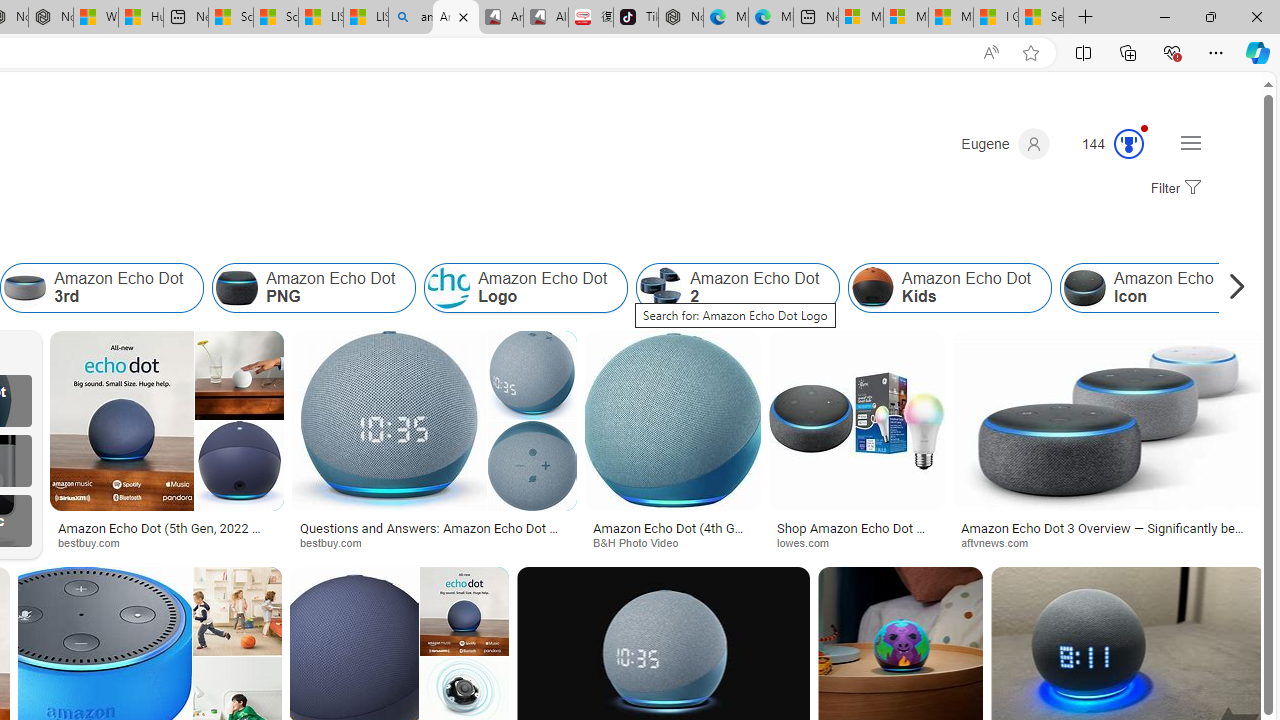  Describe the element at coordinates (680, 17) in the screenshot. I see `'Nordace - Best Sellers'` at that location.